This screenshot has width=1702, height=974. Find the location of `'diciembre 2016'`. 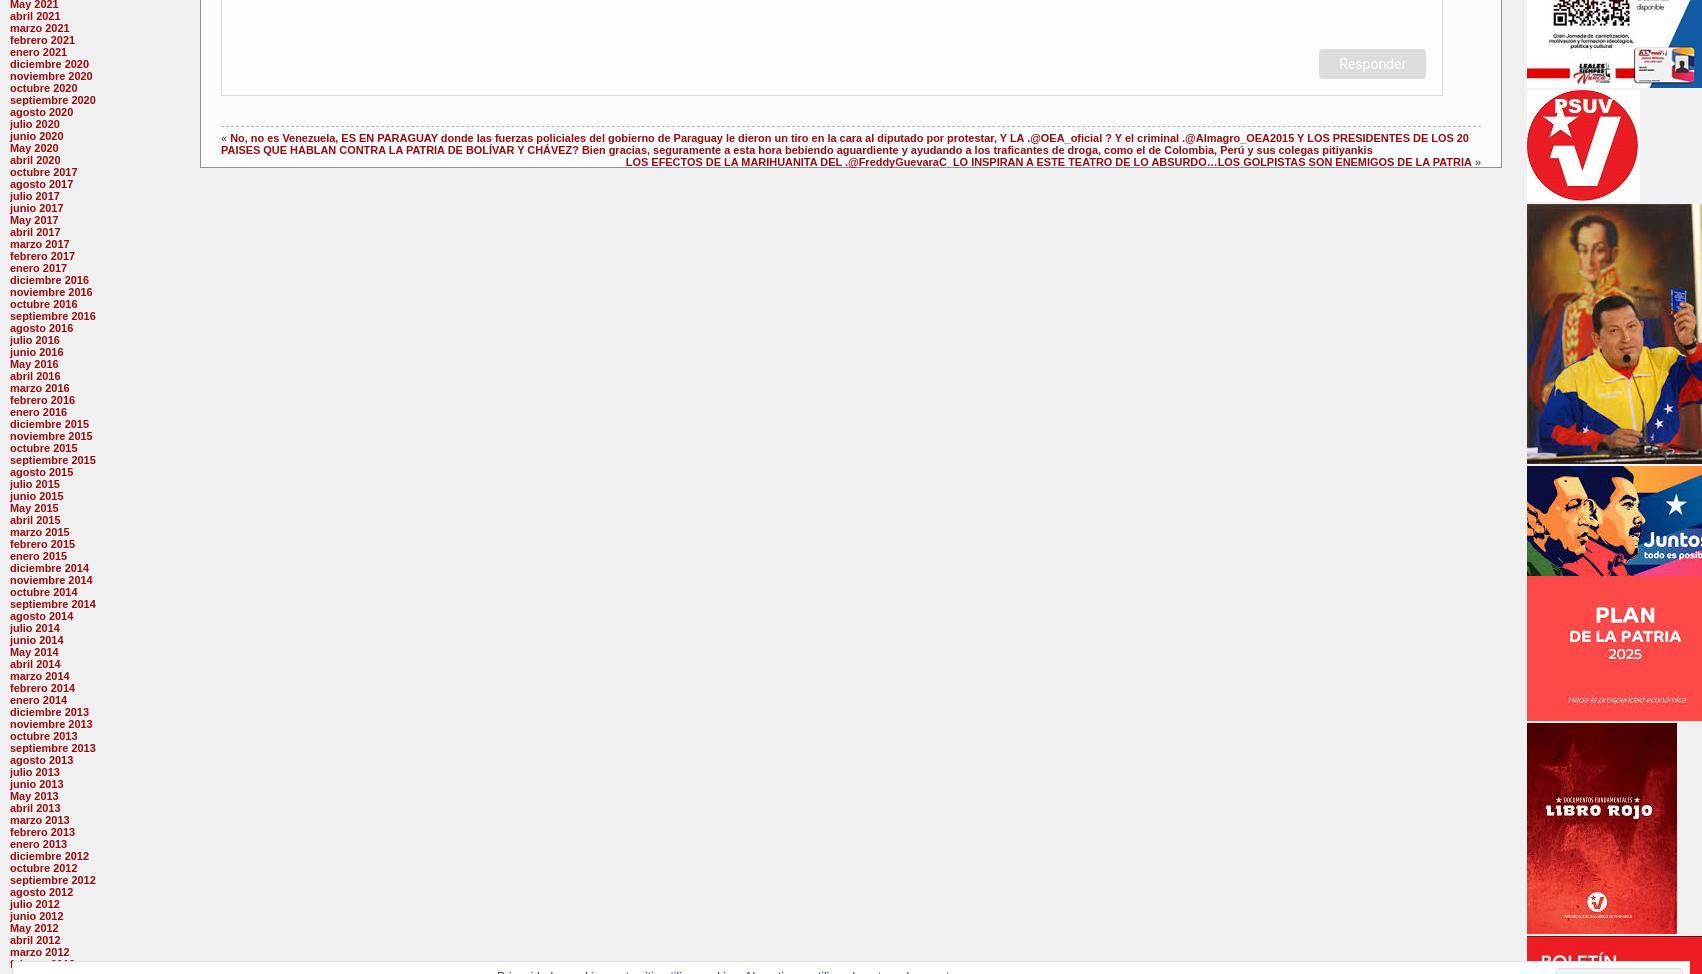

'diciembre 2016' is located at coordinates (10, 279).